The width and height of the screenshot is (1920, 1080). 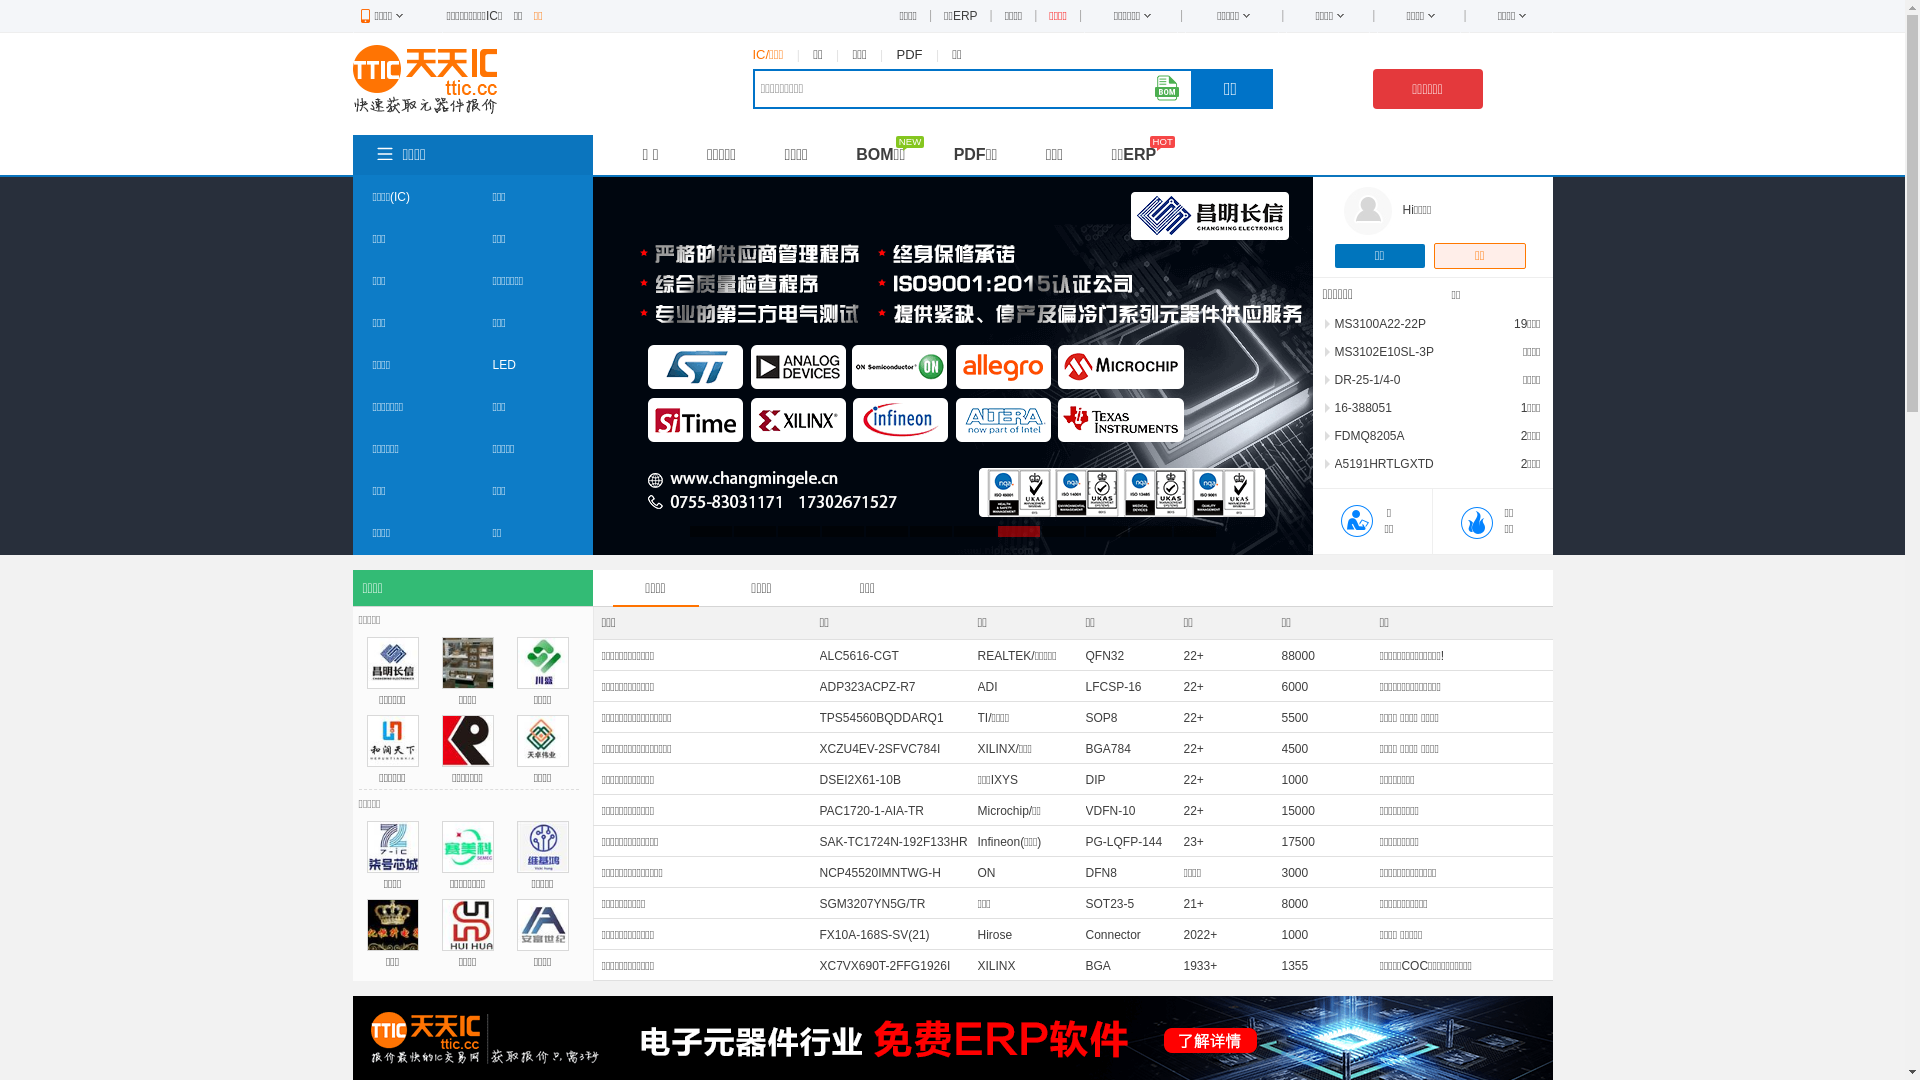 I want to click on 'XCZU4EV-2SFVC784I', so click(x=880, y=748).